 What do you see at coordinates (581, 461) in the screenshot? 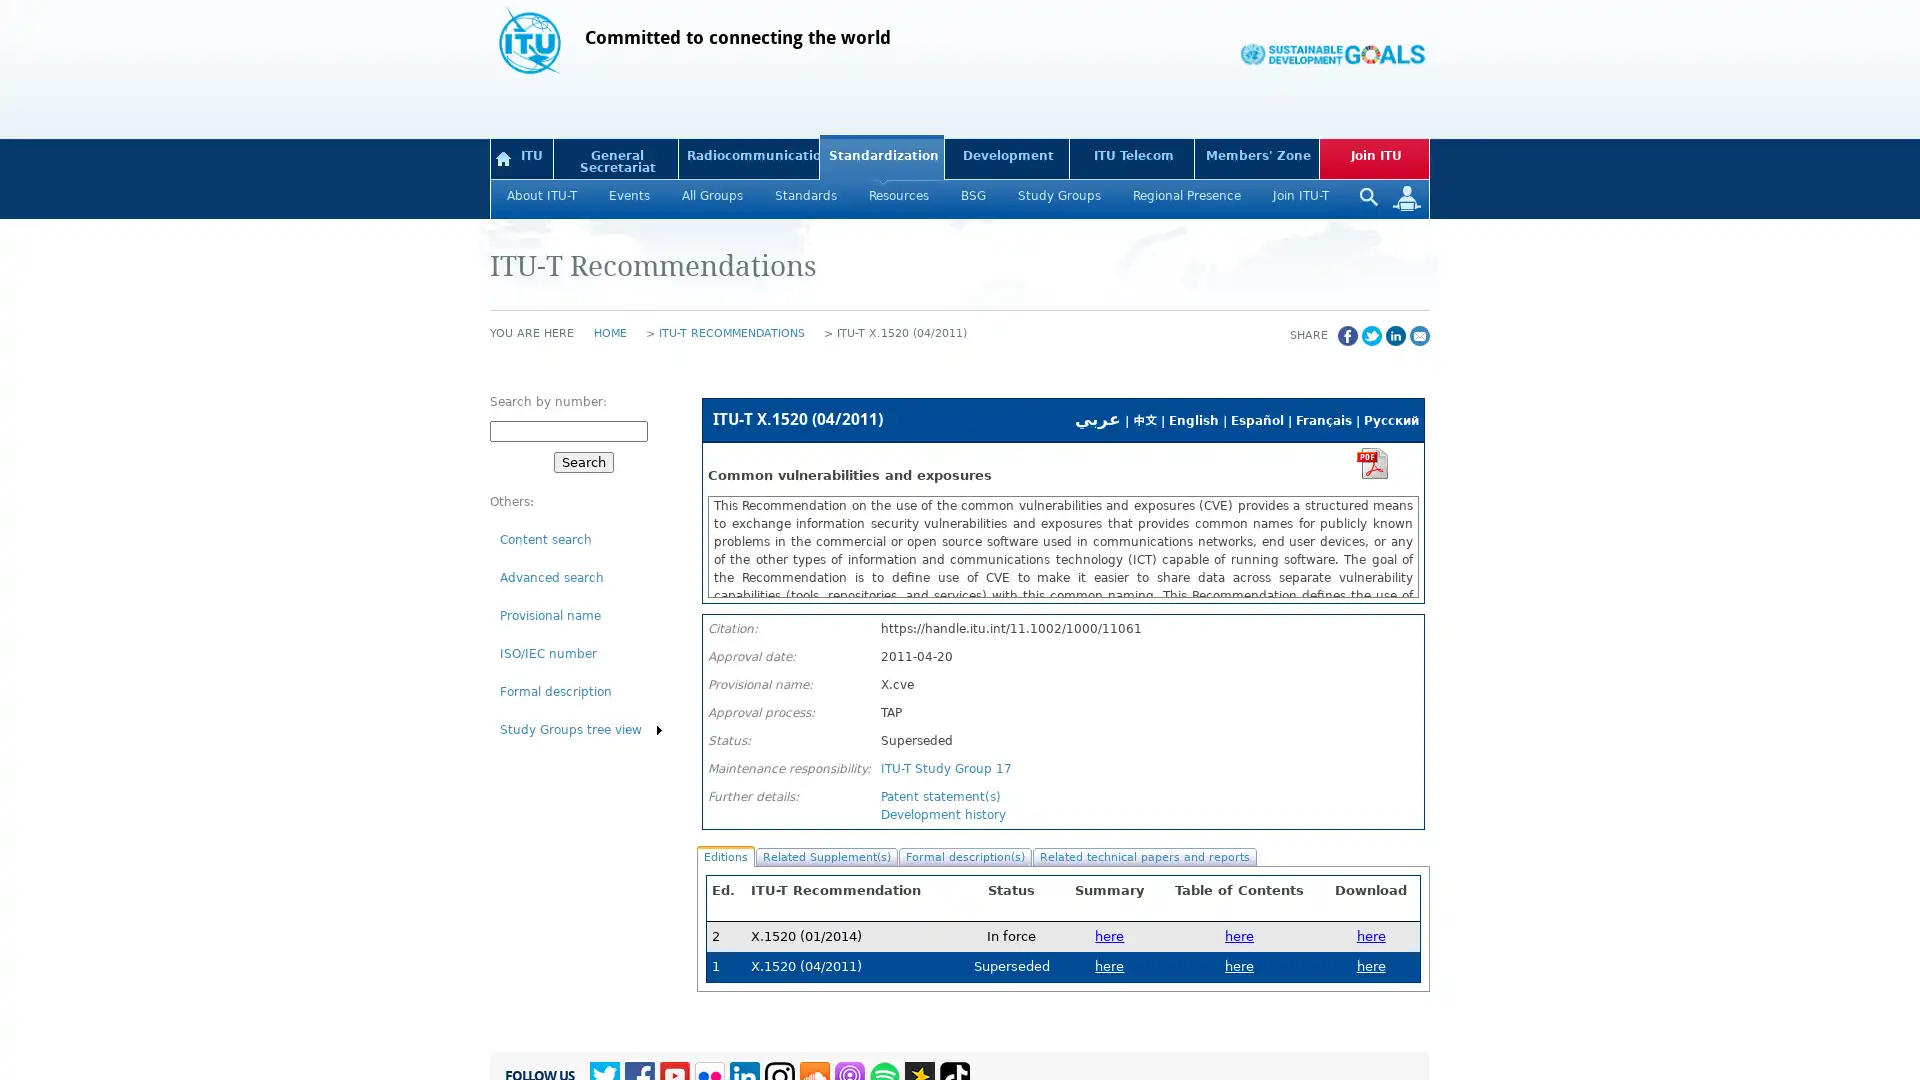
I see `Search` at bounding box center [581, 461].